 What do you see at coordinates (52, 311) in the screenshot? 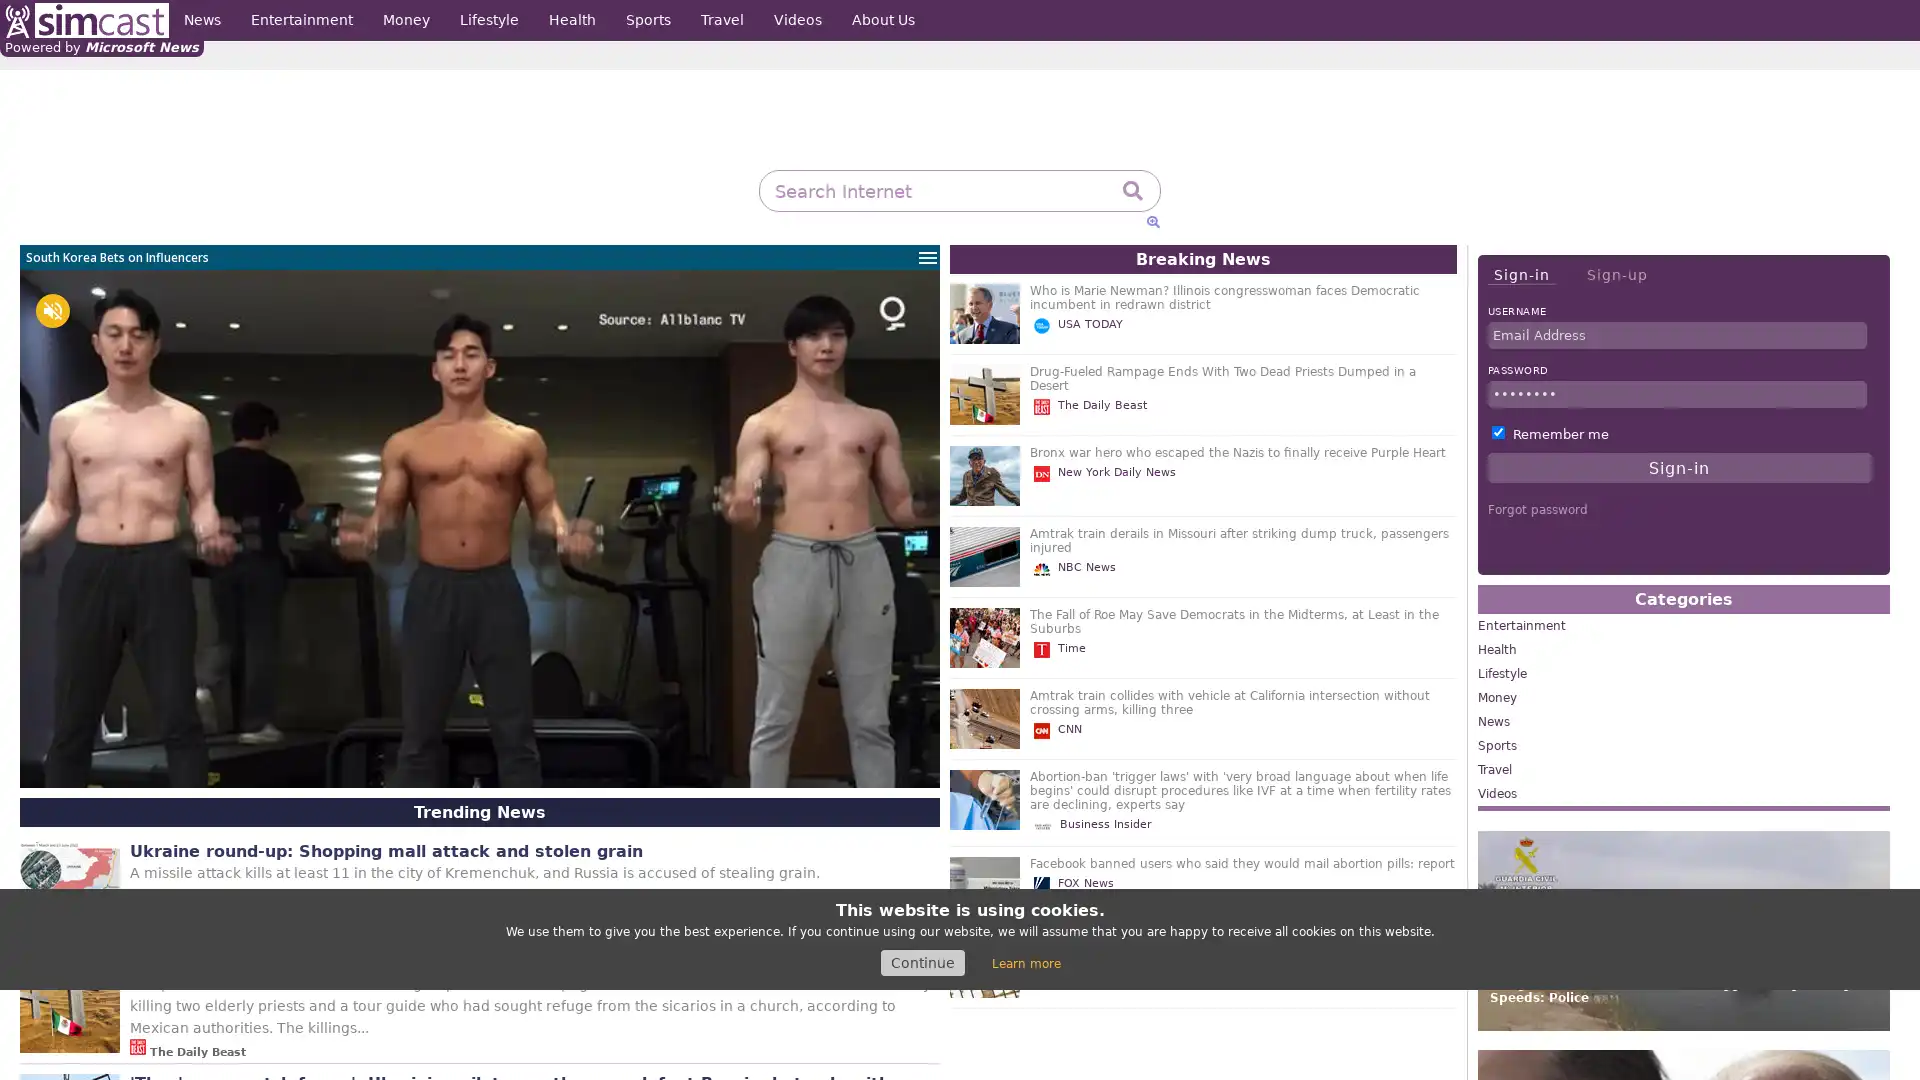
I see `volume_offvolume_up` at bounding box center [52, 311].